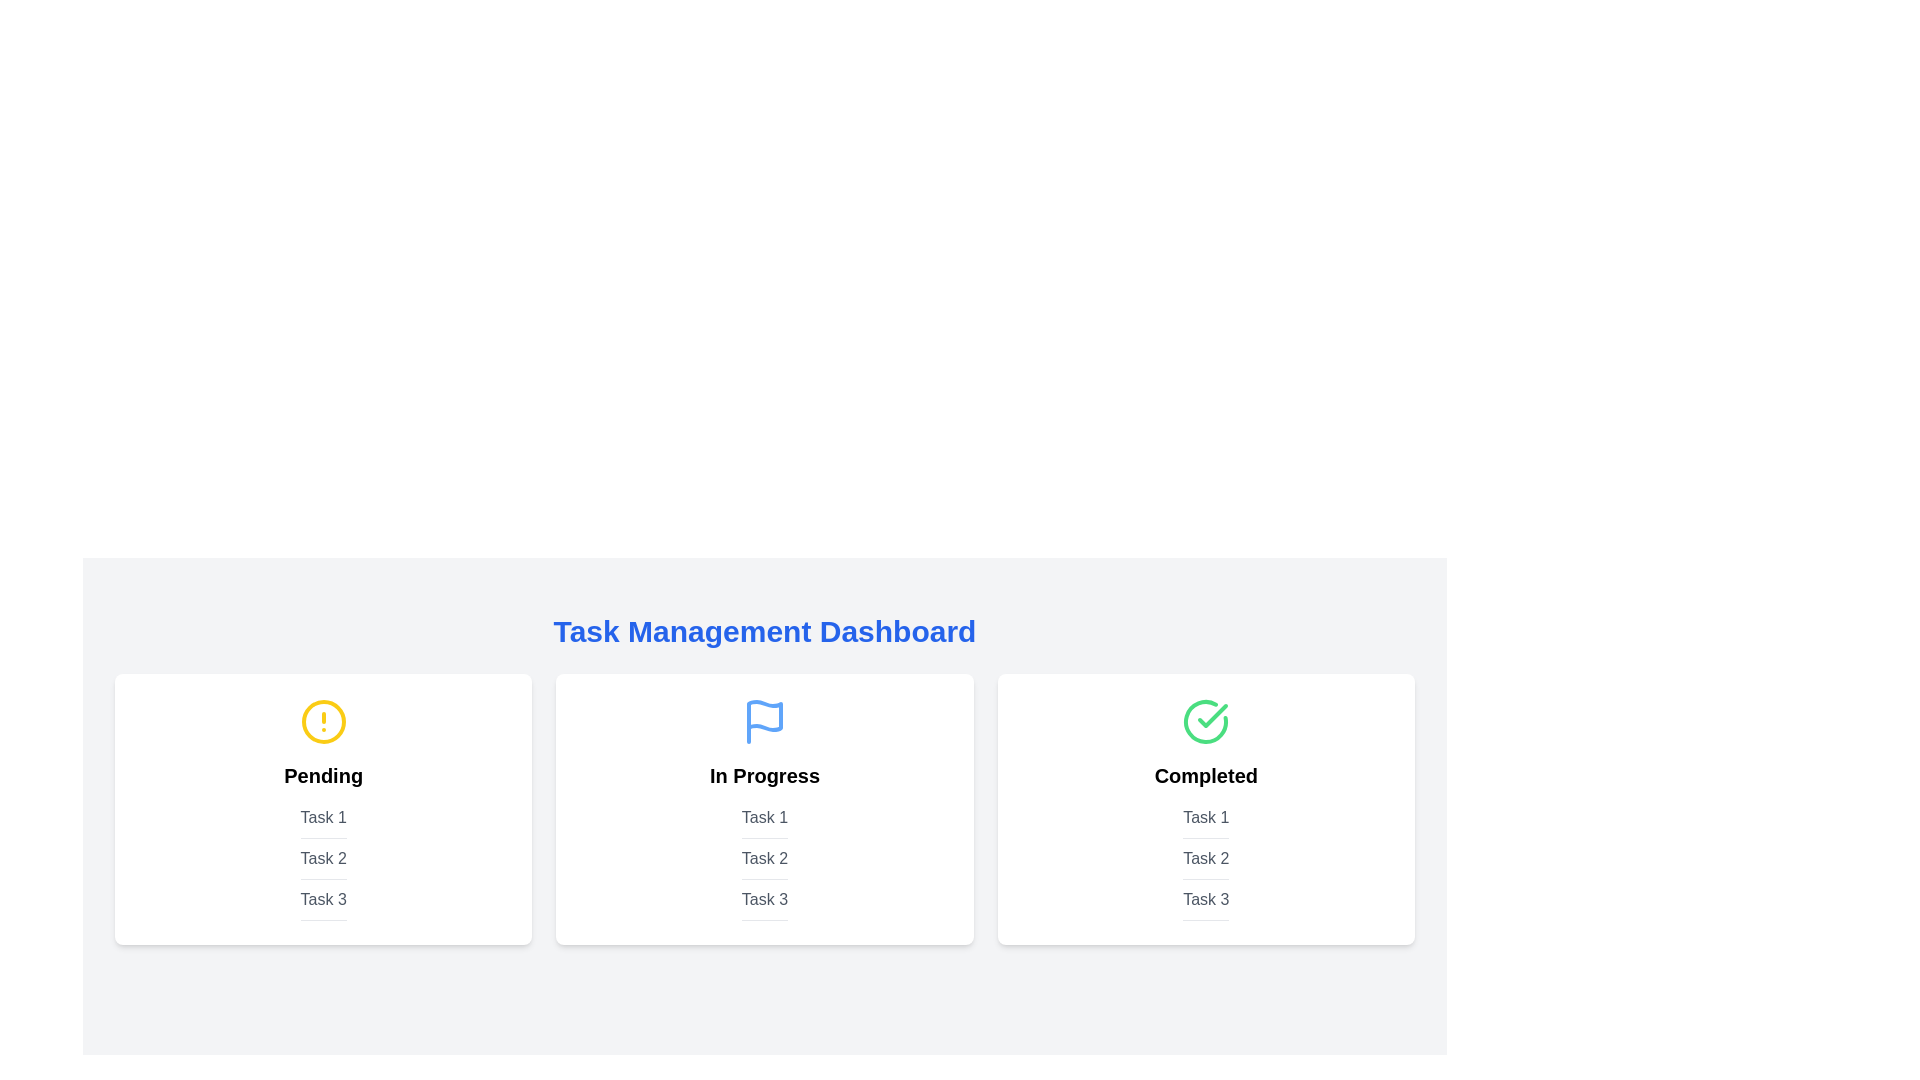 This screenshot has height=1080, width=1920. What do you see at coordinates (763, 862) in the screenshot?
I see `the 'Task 2' text label in the 'In Progress' section` at bounding box center [763, 862].